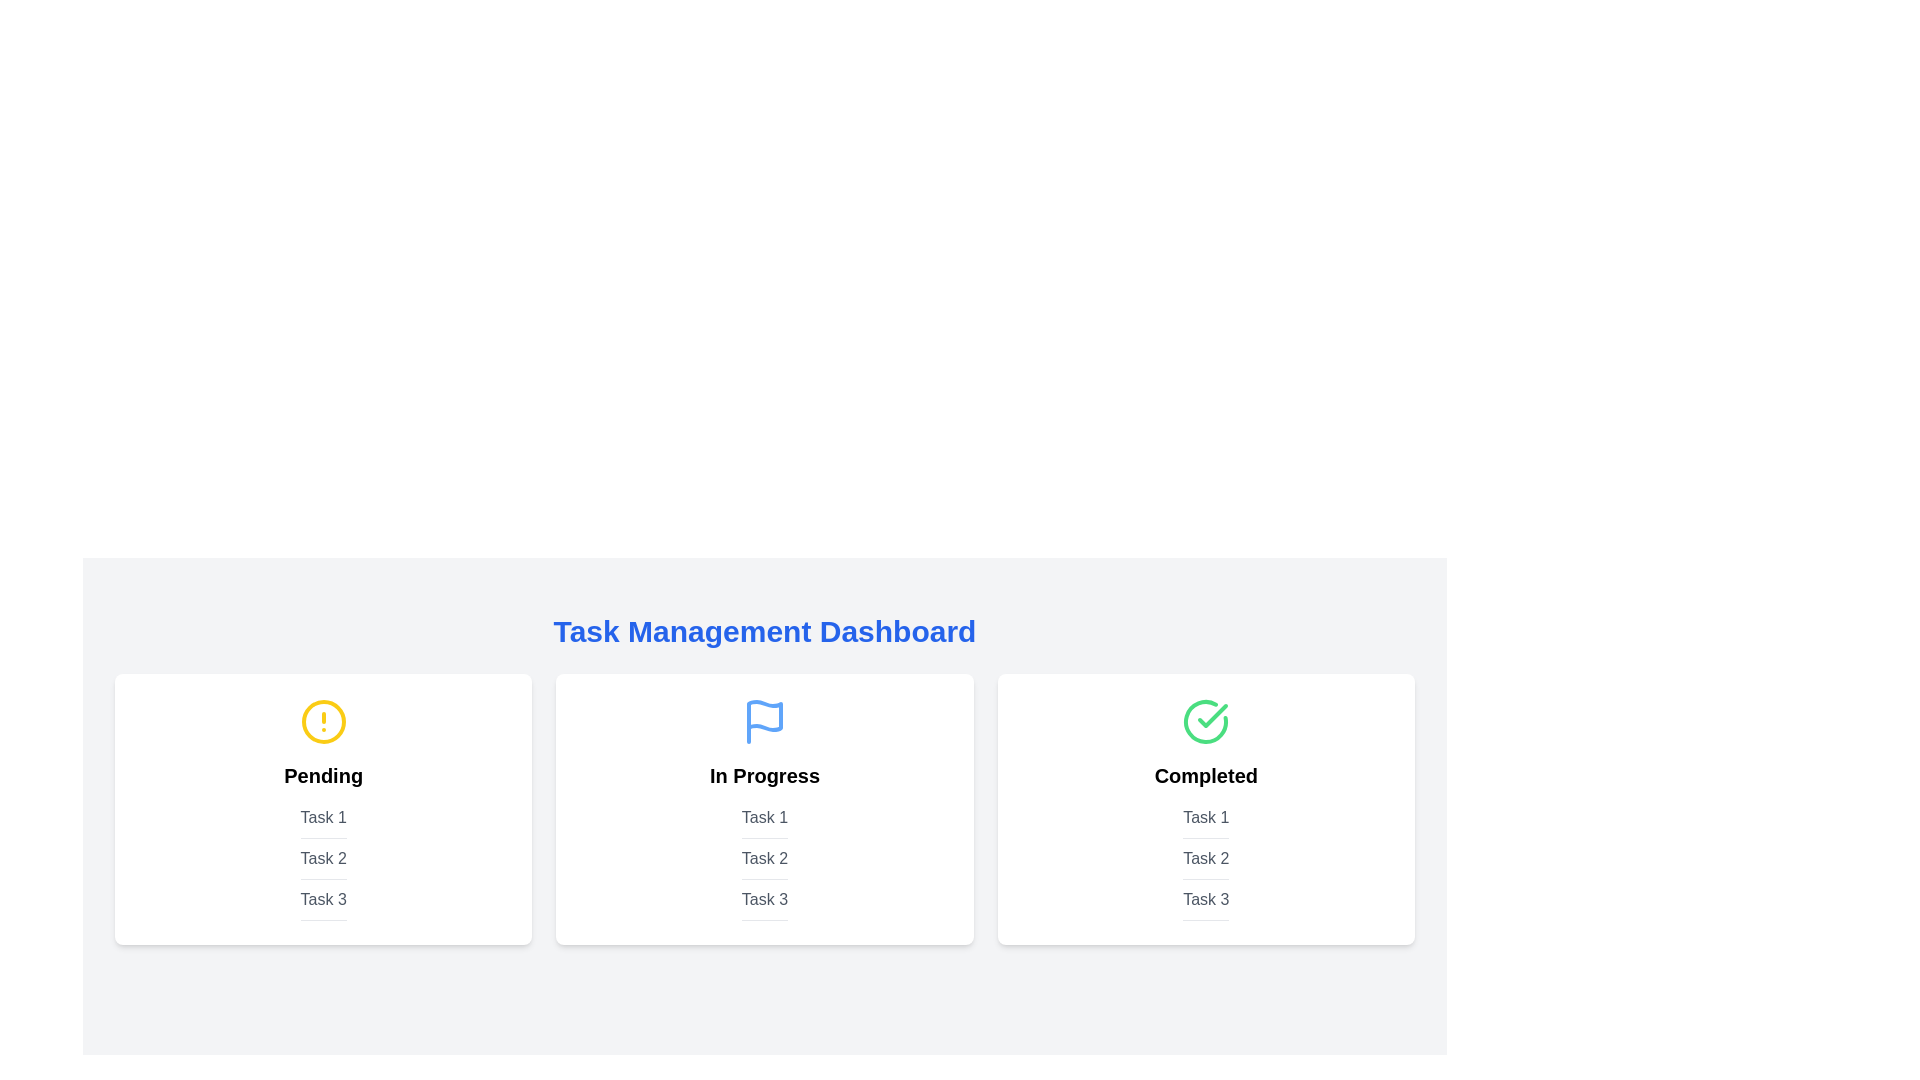 This screenshot has height=1080, width=1920. What do you see at coordinates (763, 862) in the screenshot?
I see `the 'Task 2' text label in the 'In Progress' section` at bounding box center [763, 862].